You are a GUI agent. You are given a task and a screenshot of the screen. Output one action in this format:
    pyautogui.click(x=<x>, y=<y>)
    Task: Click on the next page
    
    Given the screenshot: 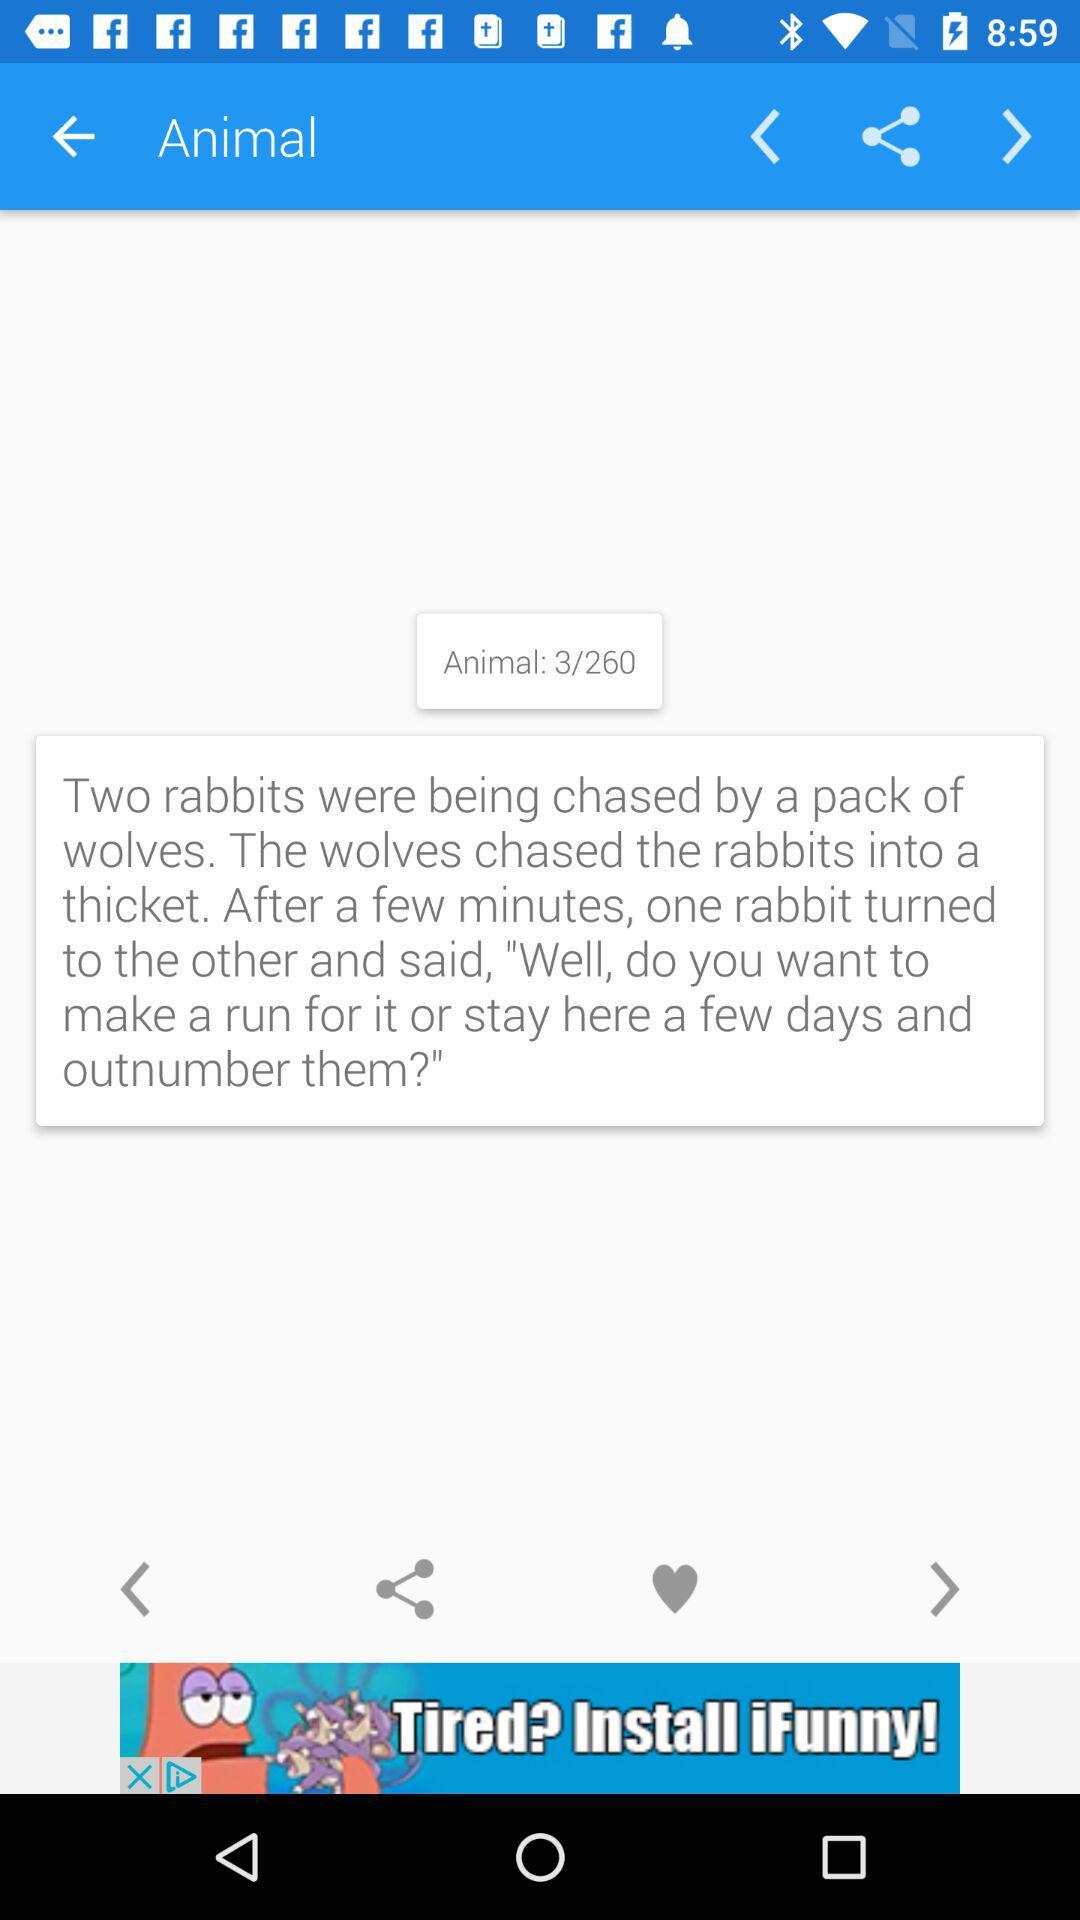 What is the action you would take?
    pyautogui.click(x=945, y=1588)
    